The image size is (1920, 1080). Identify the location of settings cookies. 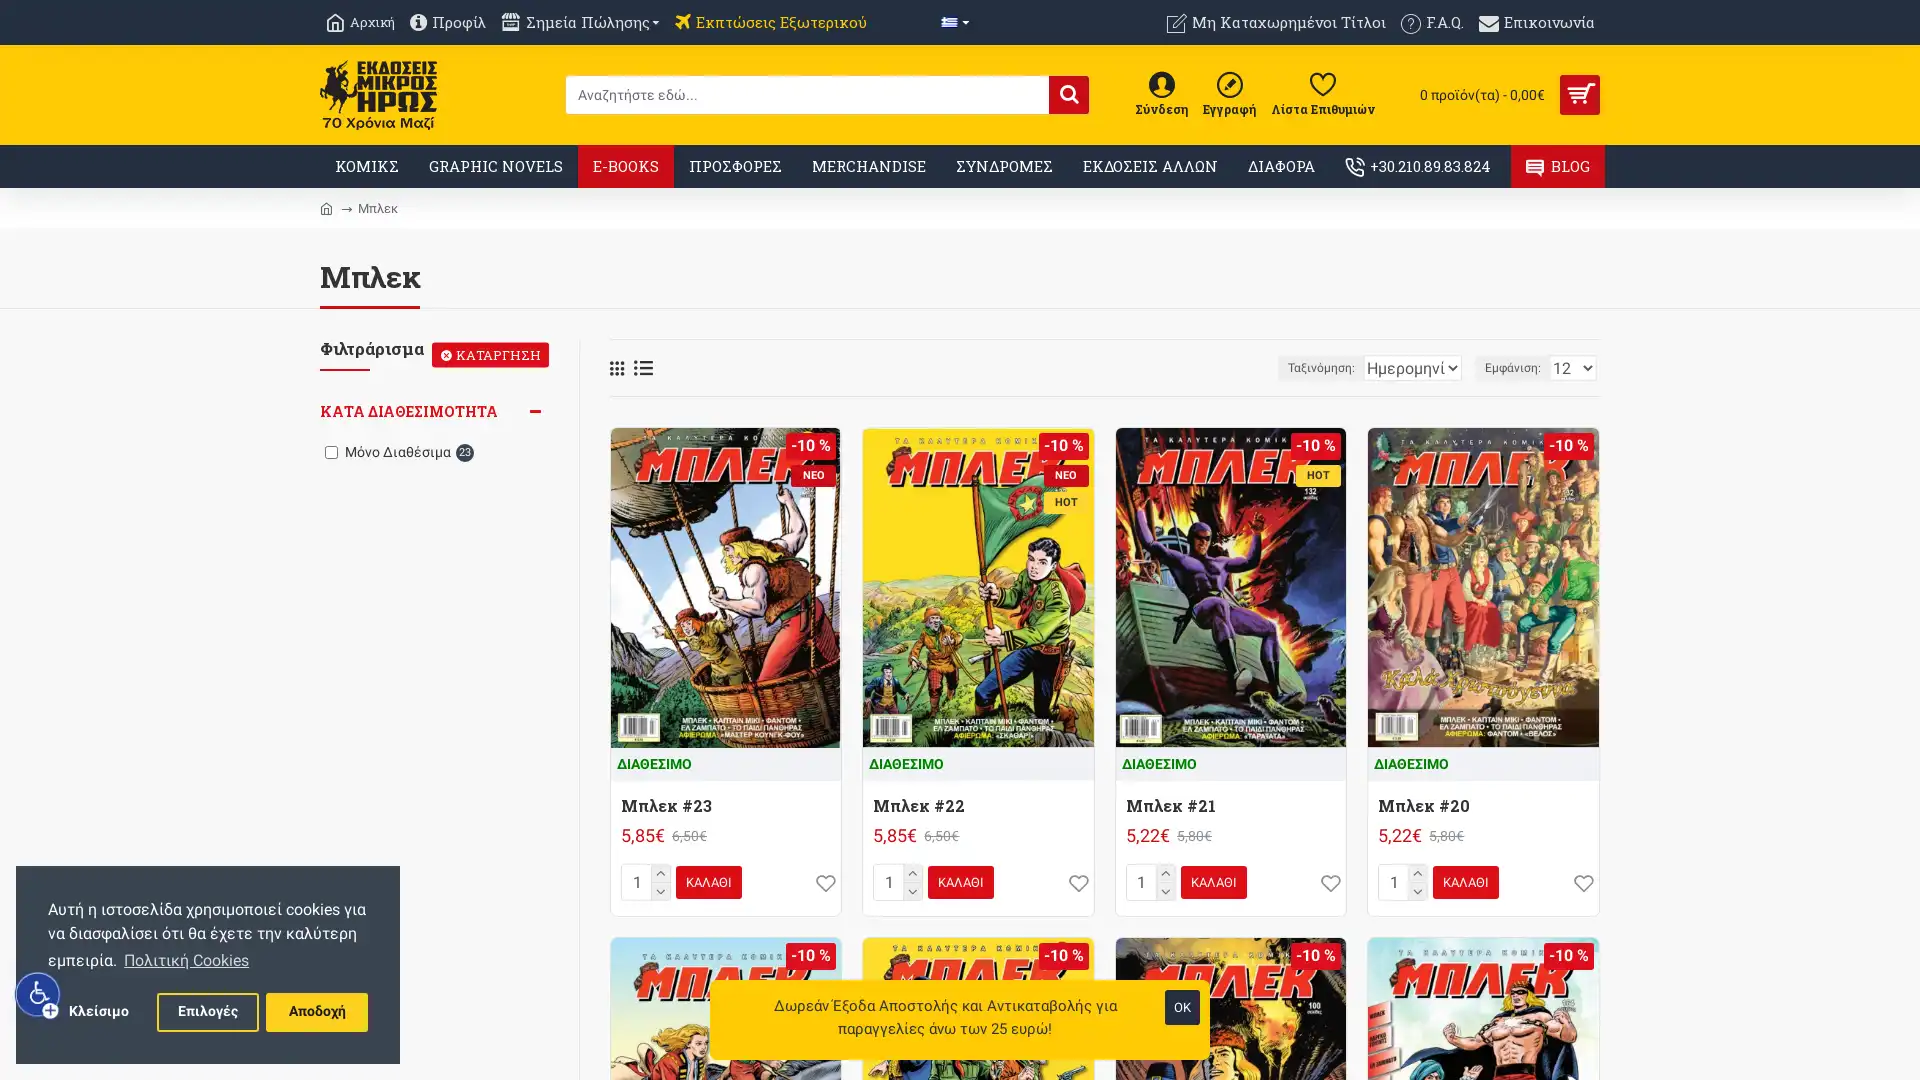
(207, 1011).